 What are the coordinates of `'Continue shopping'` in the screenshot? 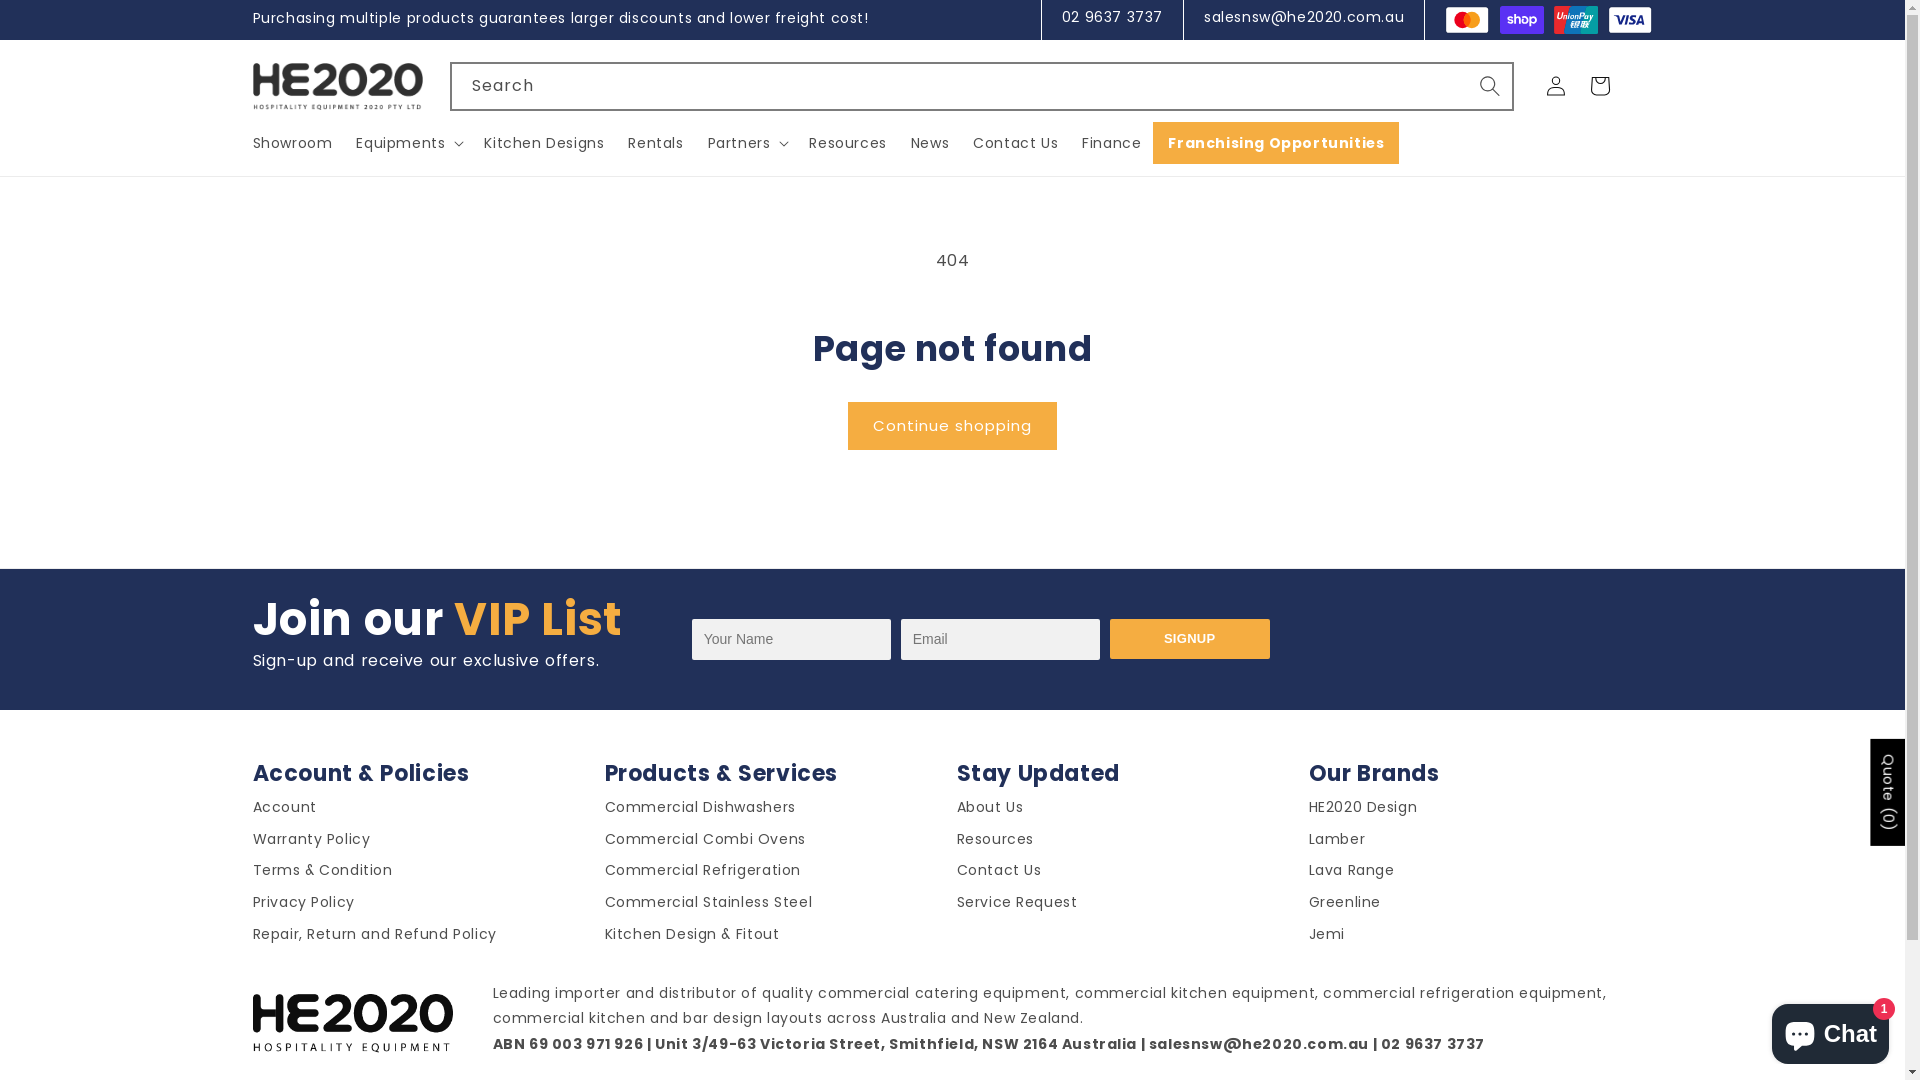 It's located at (951, 424).